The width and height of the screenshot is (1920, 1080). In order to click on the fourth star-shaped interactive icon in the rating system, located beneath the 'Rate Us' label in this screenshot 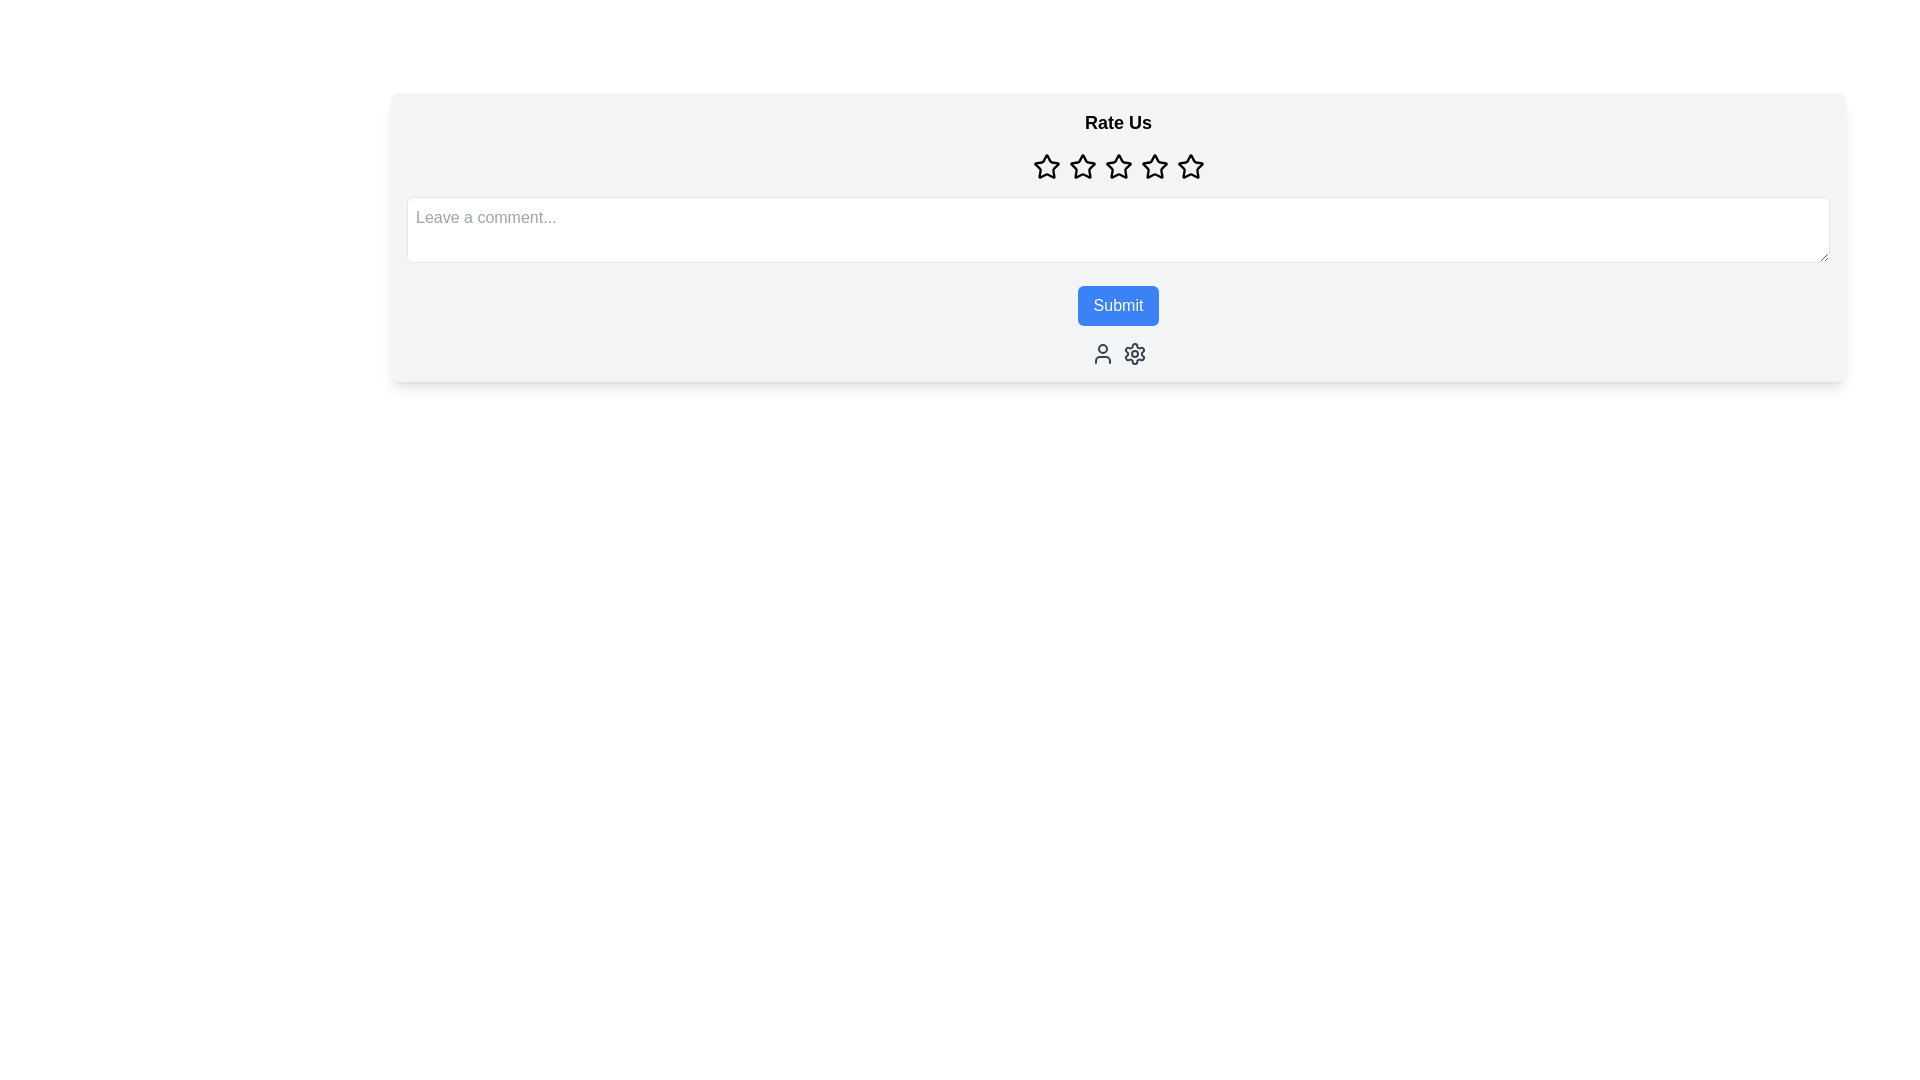, I will do `click(1154, 165)`.